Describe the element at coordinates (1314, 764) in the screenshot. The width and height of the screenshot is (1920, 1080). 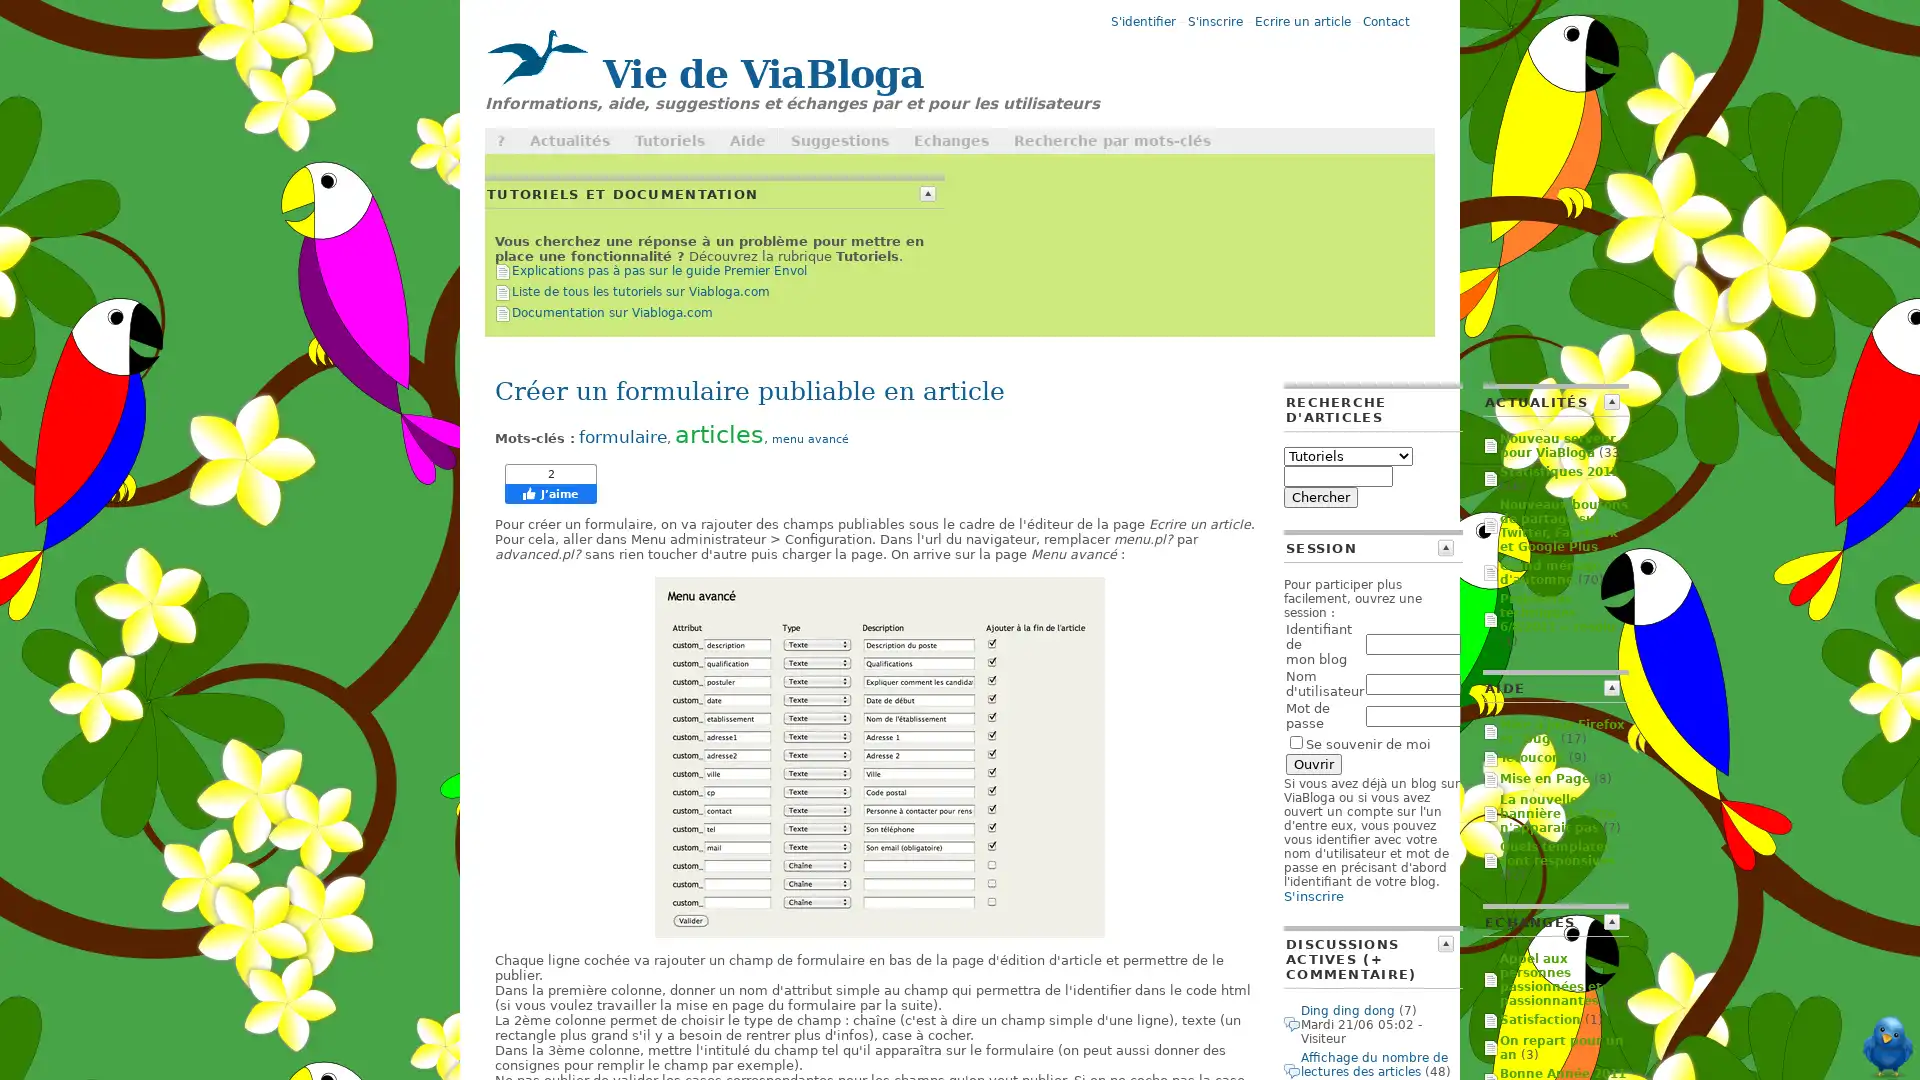
I see `Ouvrir` at that location.